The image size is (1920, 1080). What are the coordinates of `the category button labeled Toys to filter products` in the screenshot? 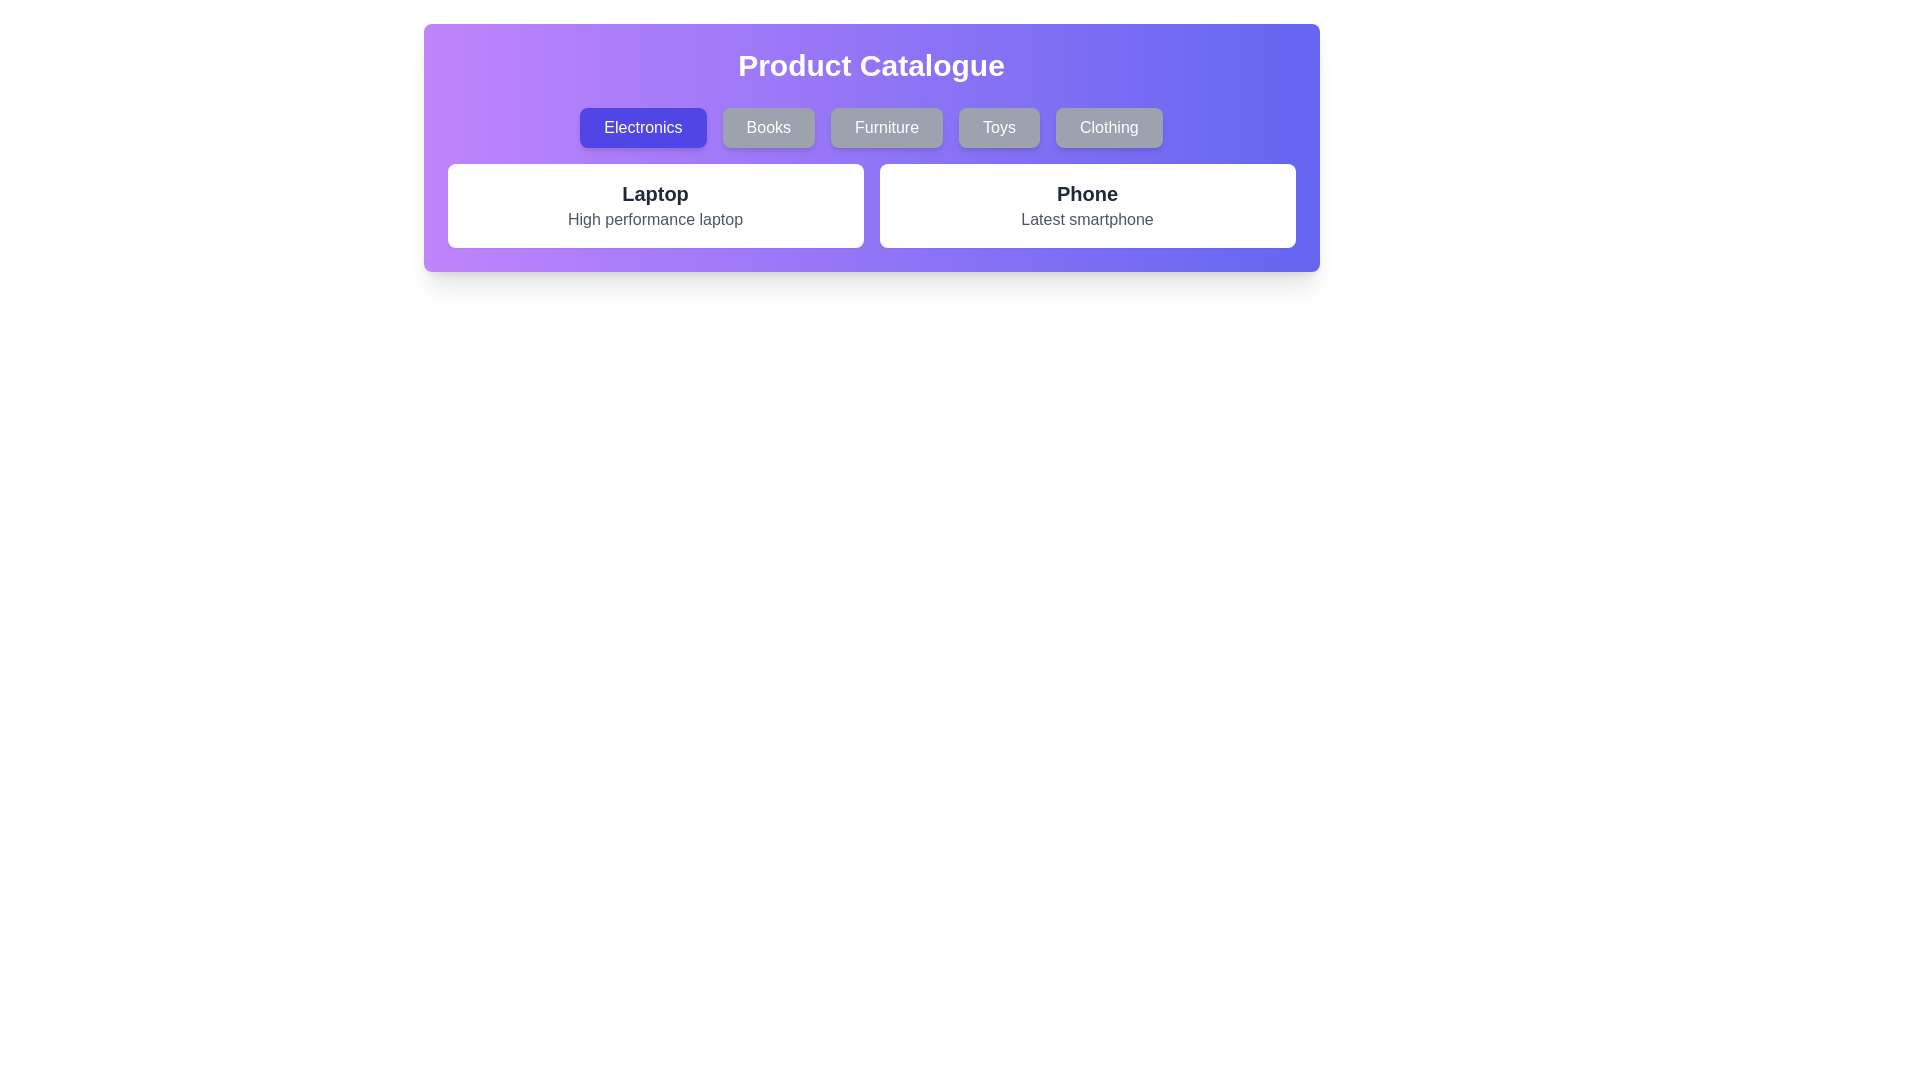 It's located at (999, 127).